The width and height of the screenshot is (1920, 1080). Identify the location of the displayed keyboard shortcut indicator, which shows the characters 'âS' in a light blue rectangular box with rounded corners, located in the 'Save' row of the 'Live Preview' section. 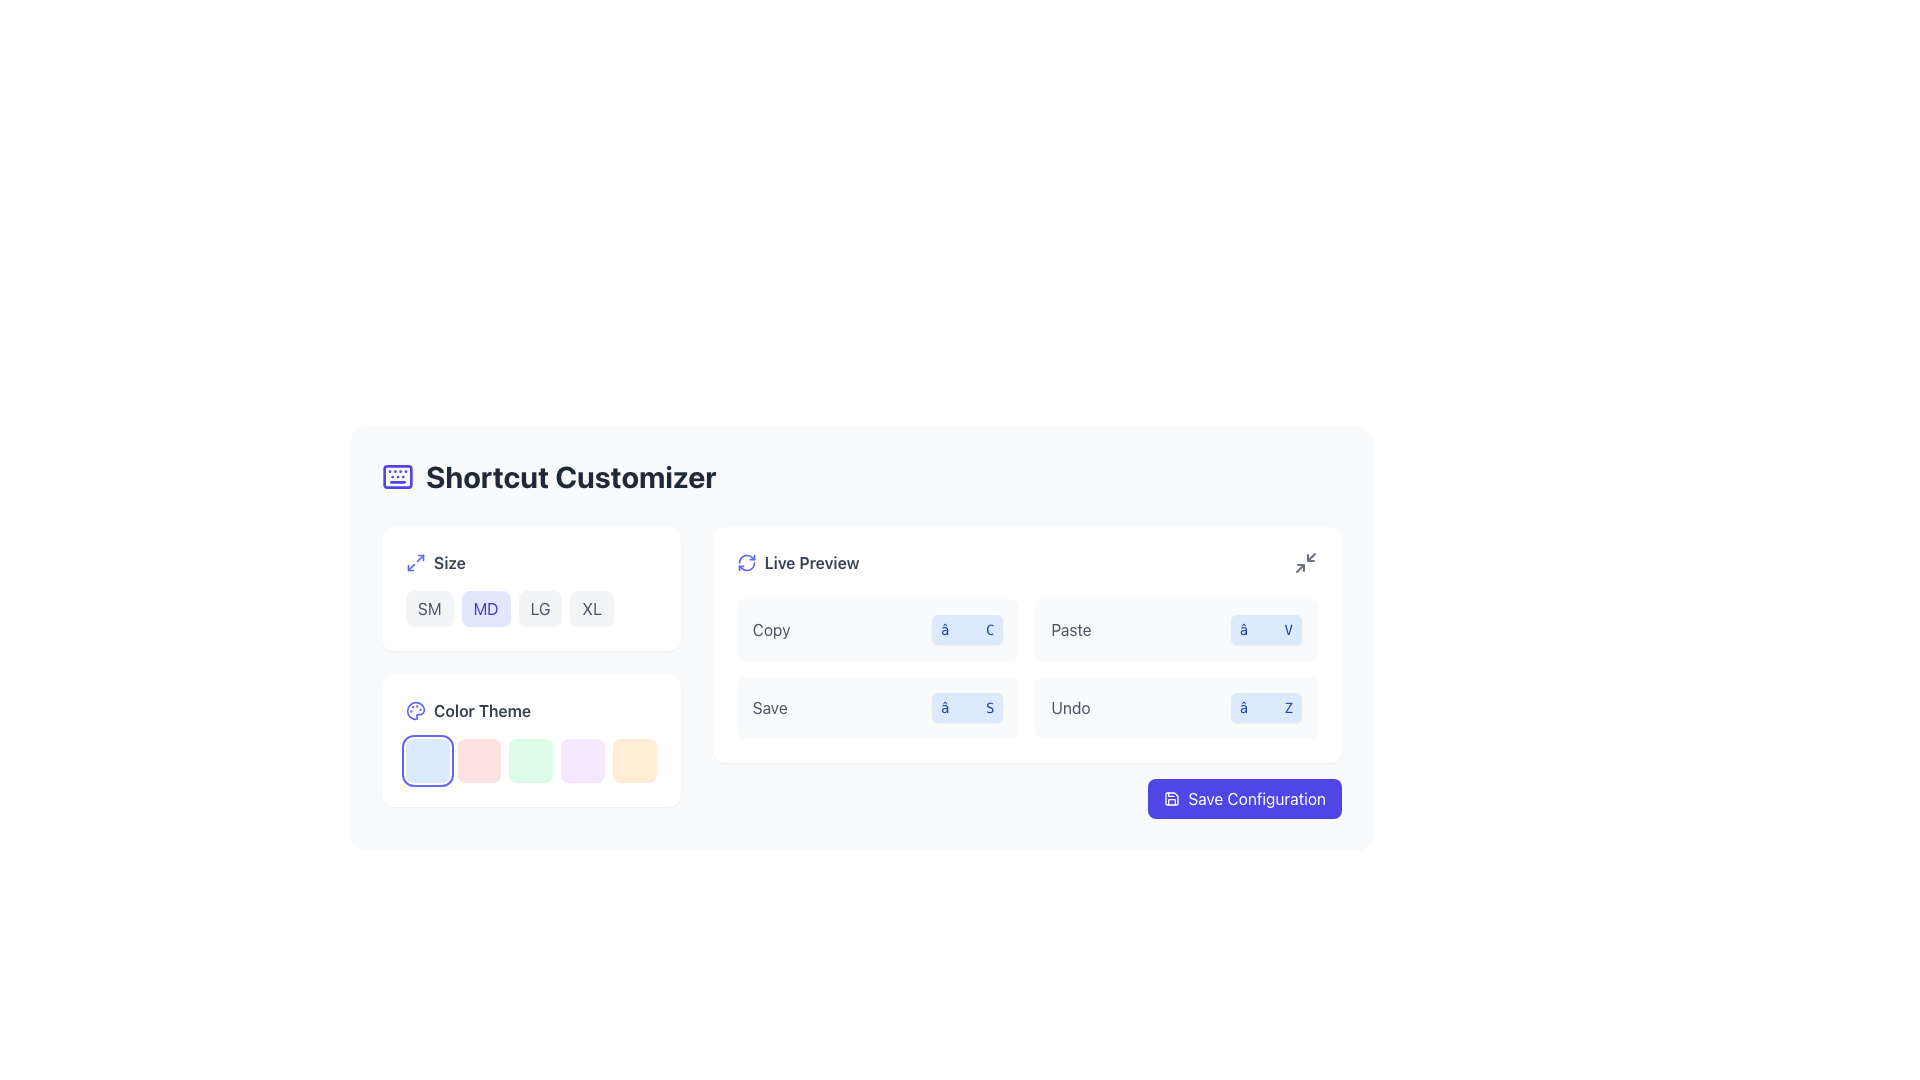
(967, 707).